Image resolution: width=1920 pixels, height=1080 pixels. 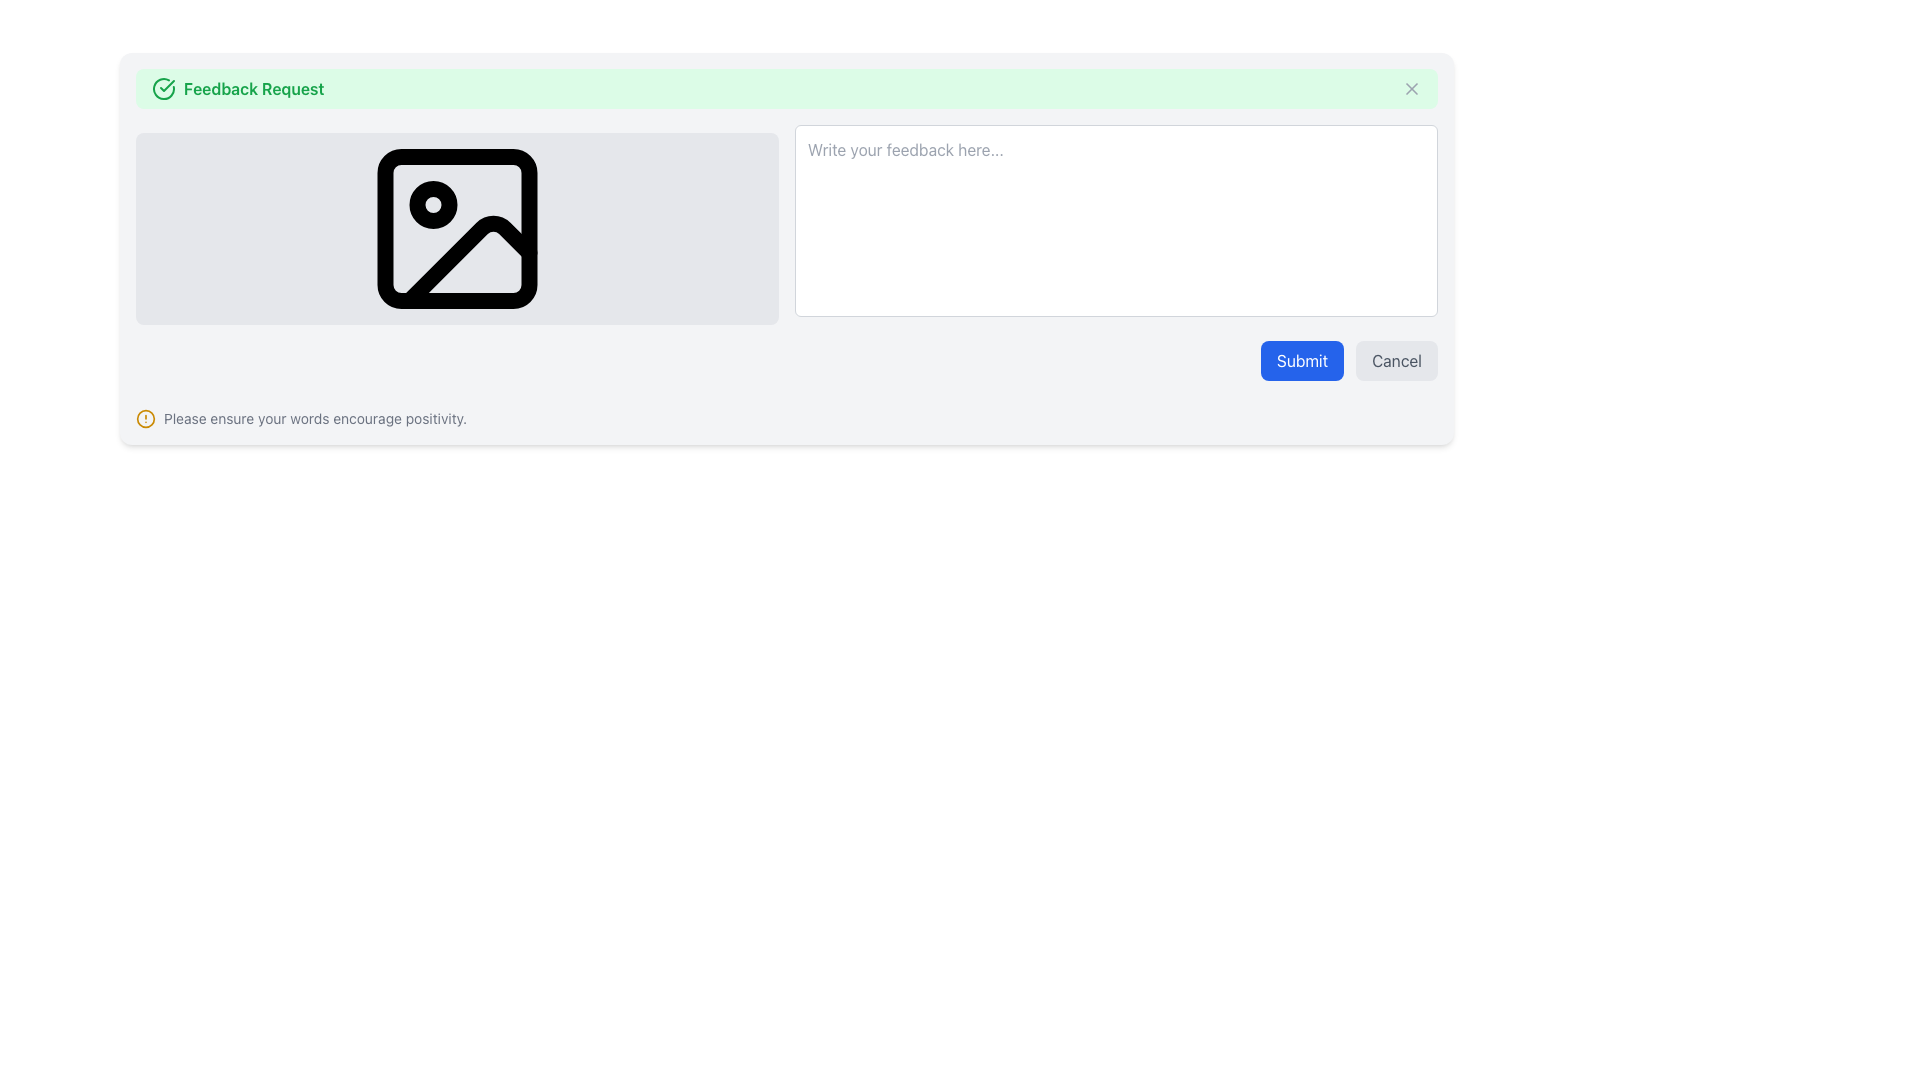 What do you see at coordinates (163, 87) in the screenshot?
I see `the success icon located at the leftmost side of the row containing the text 'Feedback Request'` at bounding box center [163, 87].